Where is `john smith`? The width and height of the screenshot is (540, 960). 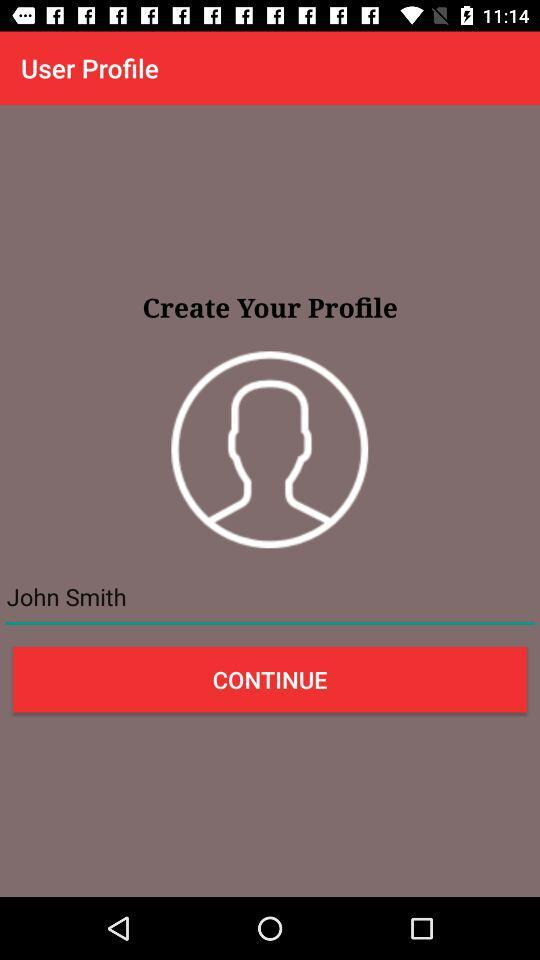
john smith is located at coordinates (270, 597).